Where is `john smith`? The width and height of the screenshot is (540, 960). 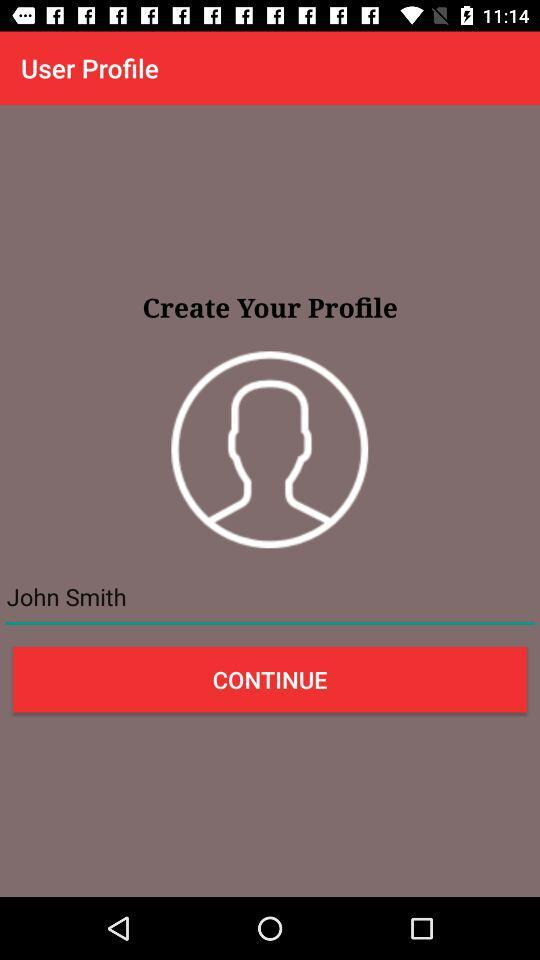
john smith is located at coordinates (270, 597).